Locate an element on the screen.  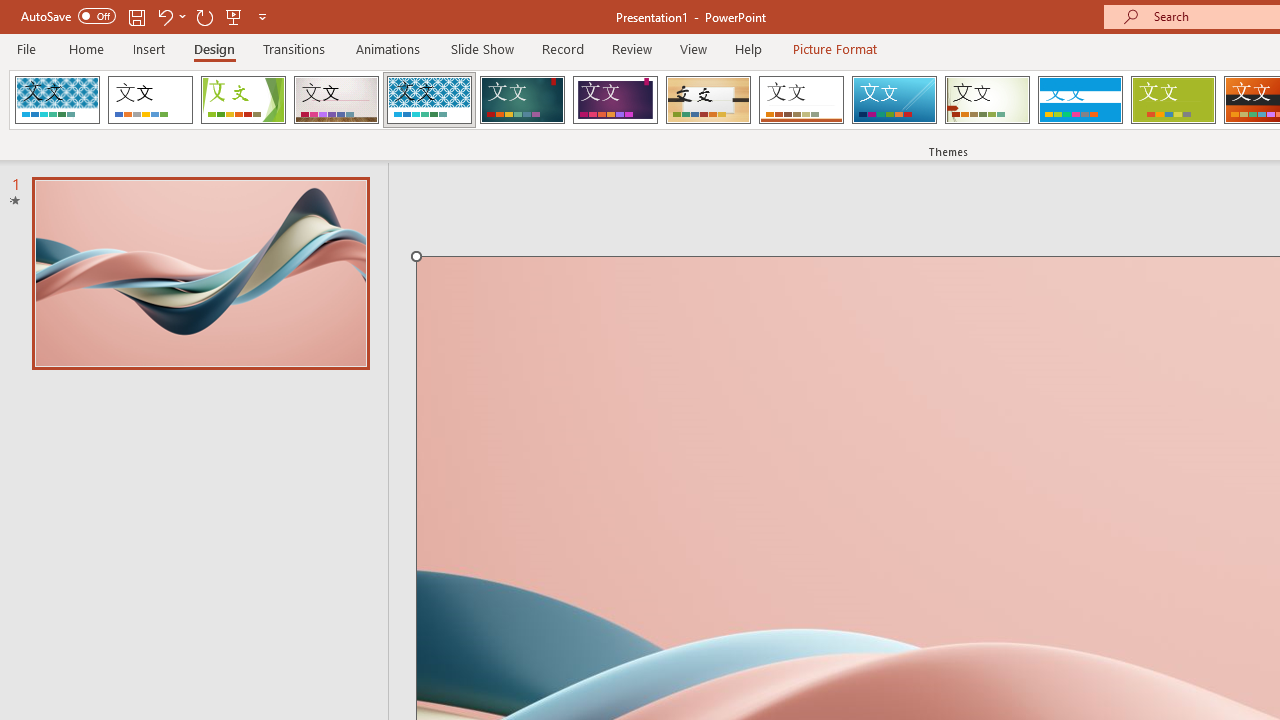
'Basis' is located at coordinates (1173, 100).